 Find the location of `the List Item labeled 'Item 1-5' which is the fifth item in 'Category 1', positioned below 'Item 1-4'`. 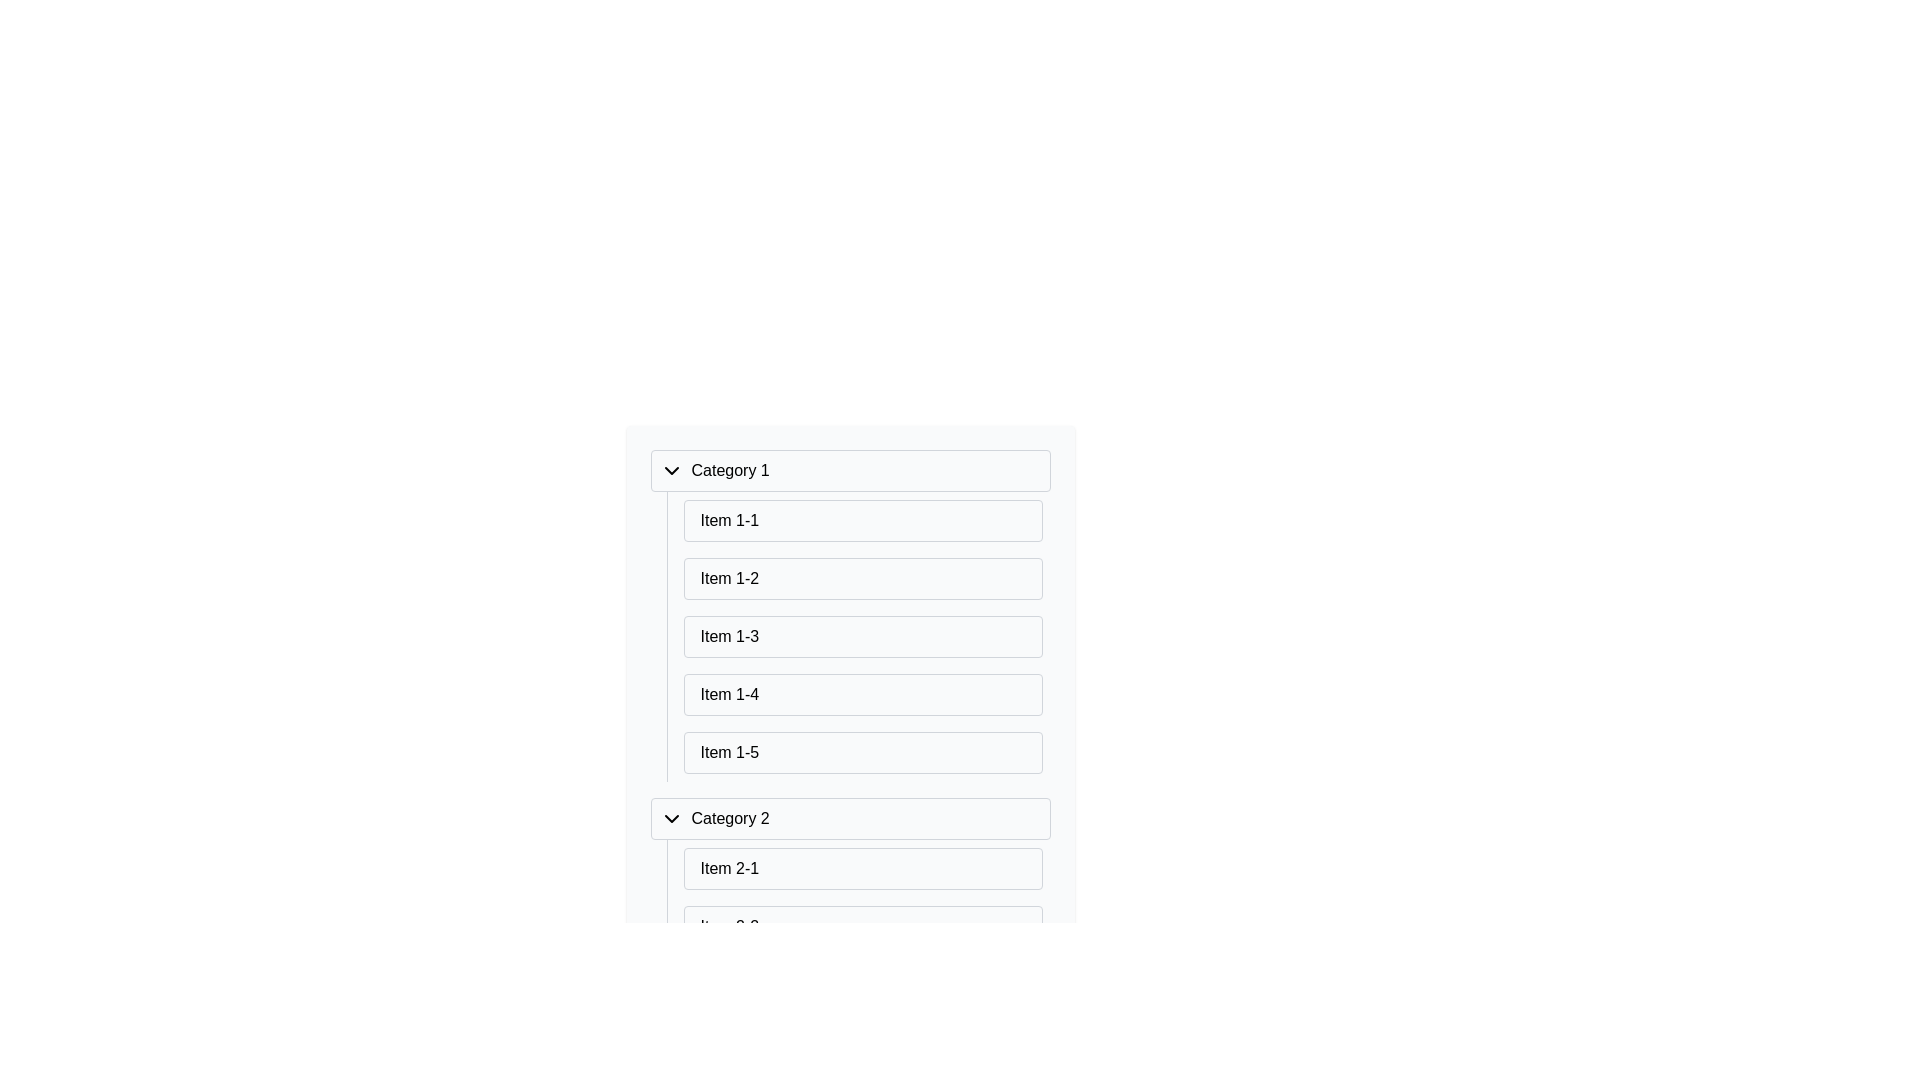

the List Item labeled 'Item 1-5' which is the fifth item in 'Category 1', positioned below 'Item 1-4' is located at coordinates (863, 752).